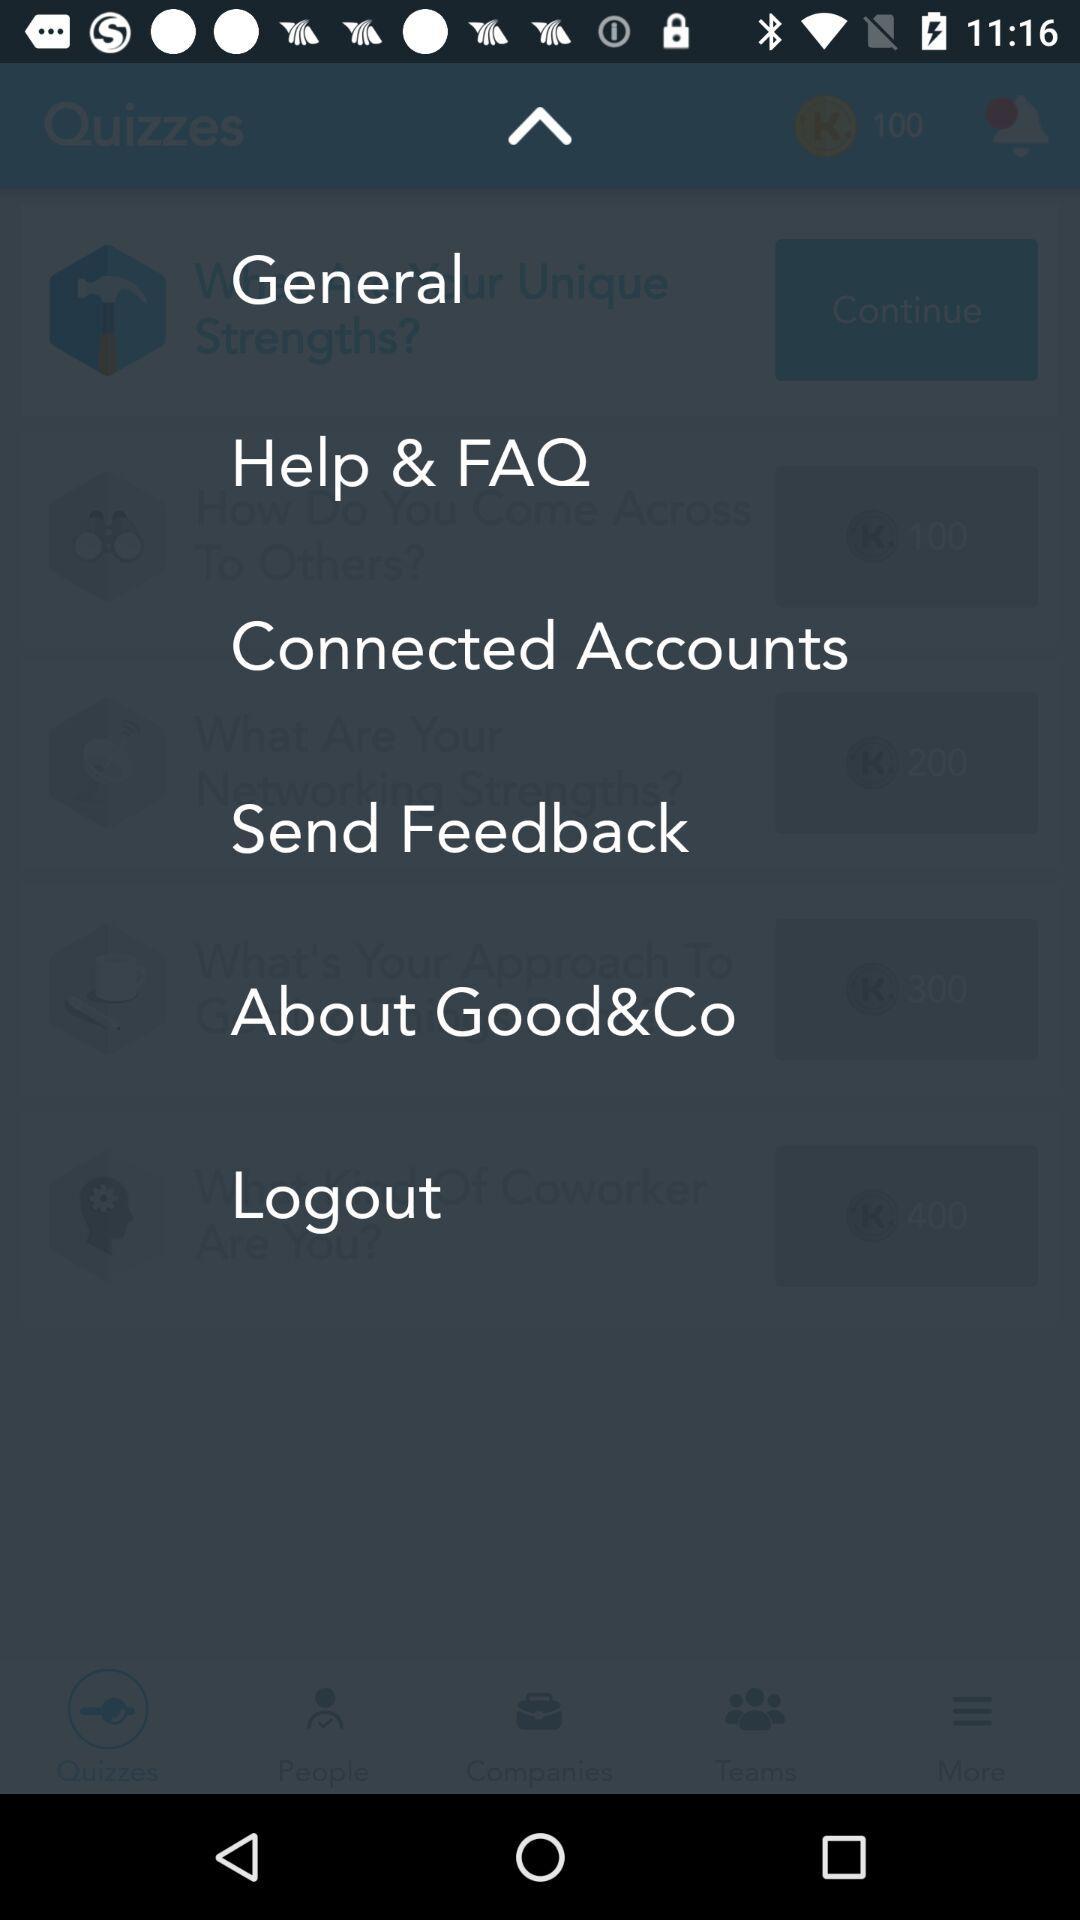 The image size is (1080, 1920). What do you see at coordinates (538, 462) in the screenshot?
I see `item above connected accounts` at bounding box center [538, 462].